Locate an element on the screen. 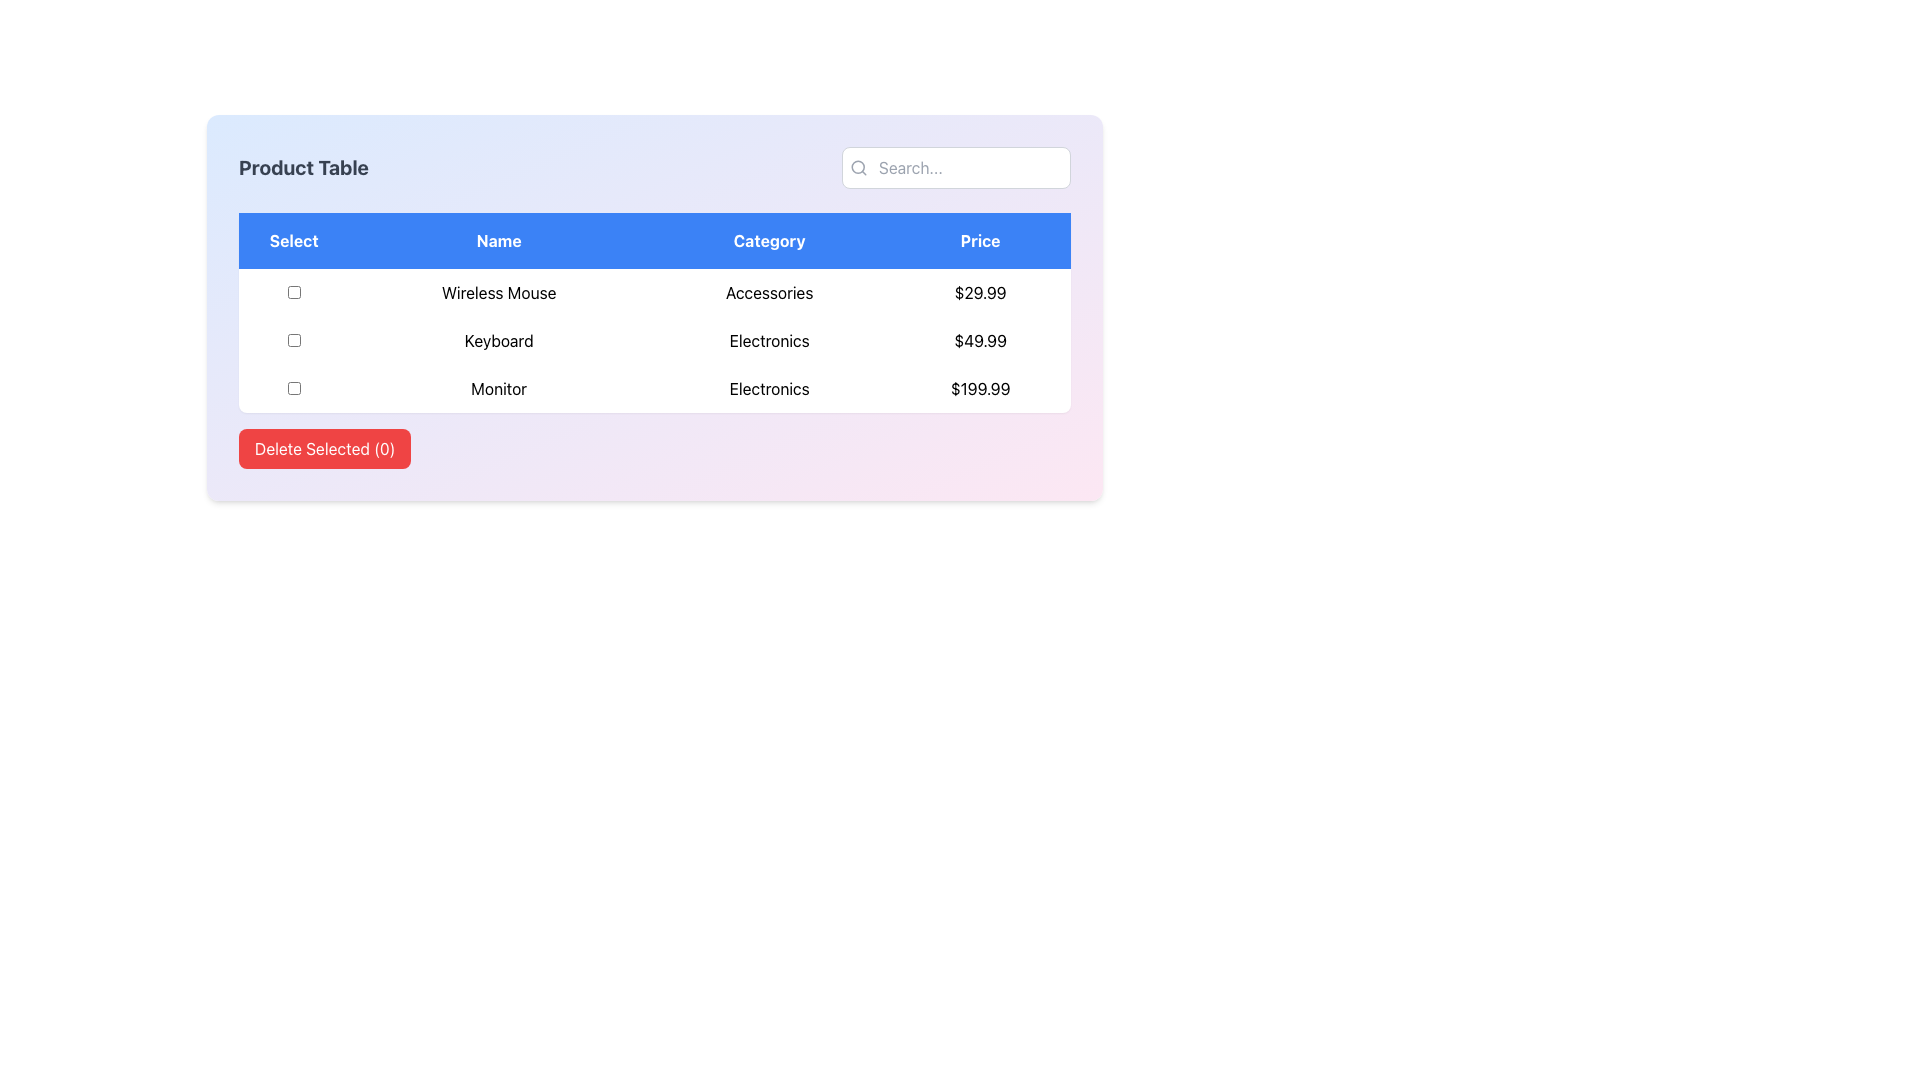 This screenshot has height=1080, width=1920. the 'Wireless Mouse' category text label located in the first row under the 'Category' column, positioned between the 'Name' and 'Price' columns is located at coordinates (768, 293).